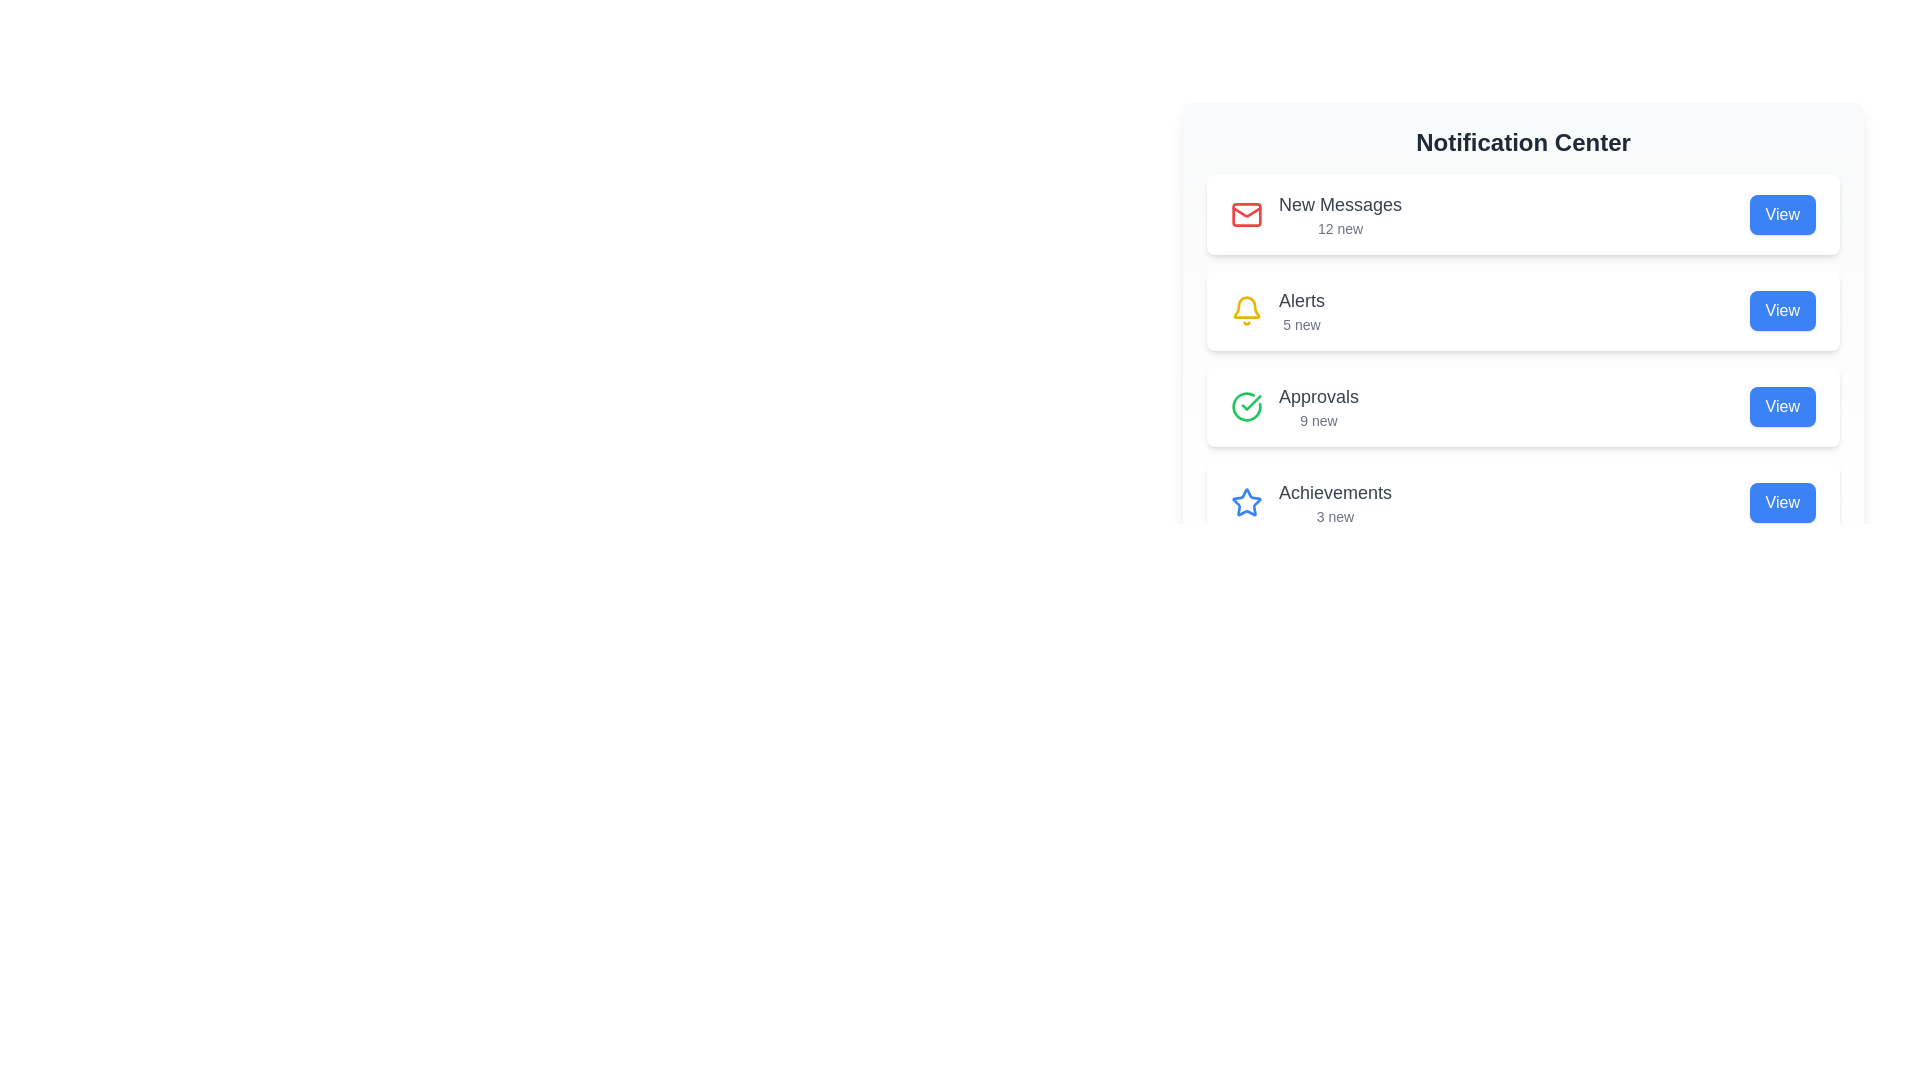 The width and height of the screenshot is (1920, 1080). I want to click on informational text displaying 'Achievements' and '3 new' located in the Notification Center, positioned between the 'Approvals' item and the bottom margin of the notification list, so click(1335, 501).